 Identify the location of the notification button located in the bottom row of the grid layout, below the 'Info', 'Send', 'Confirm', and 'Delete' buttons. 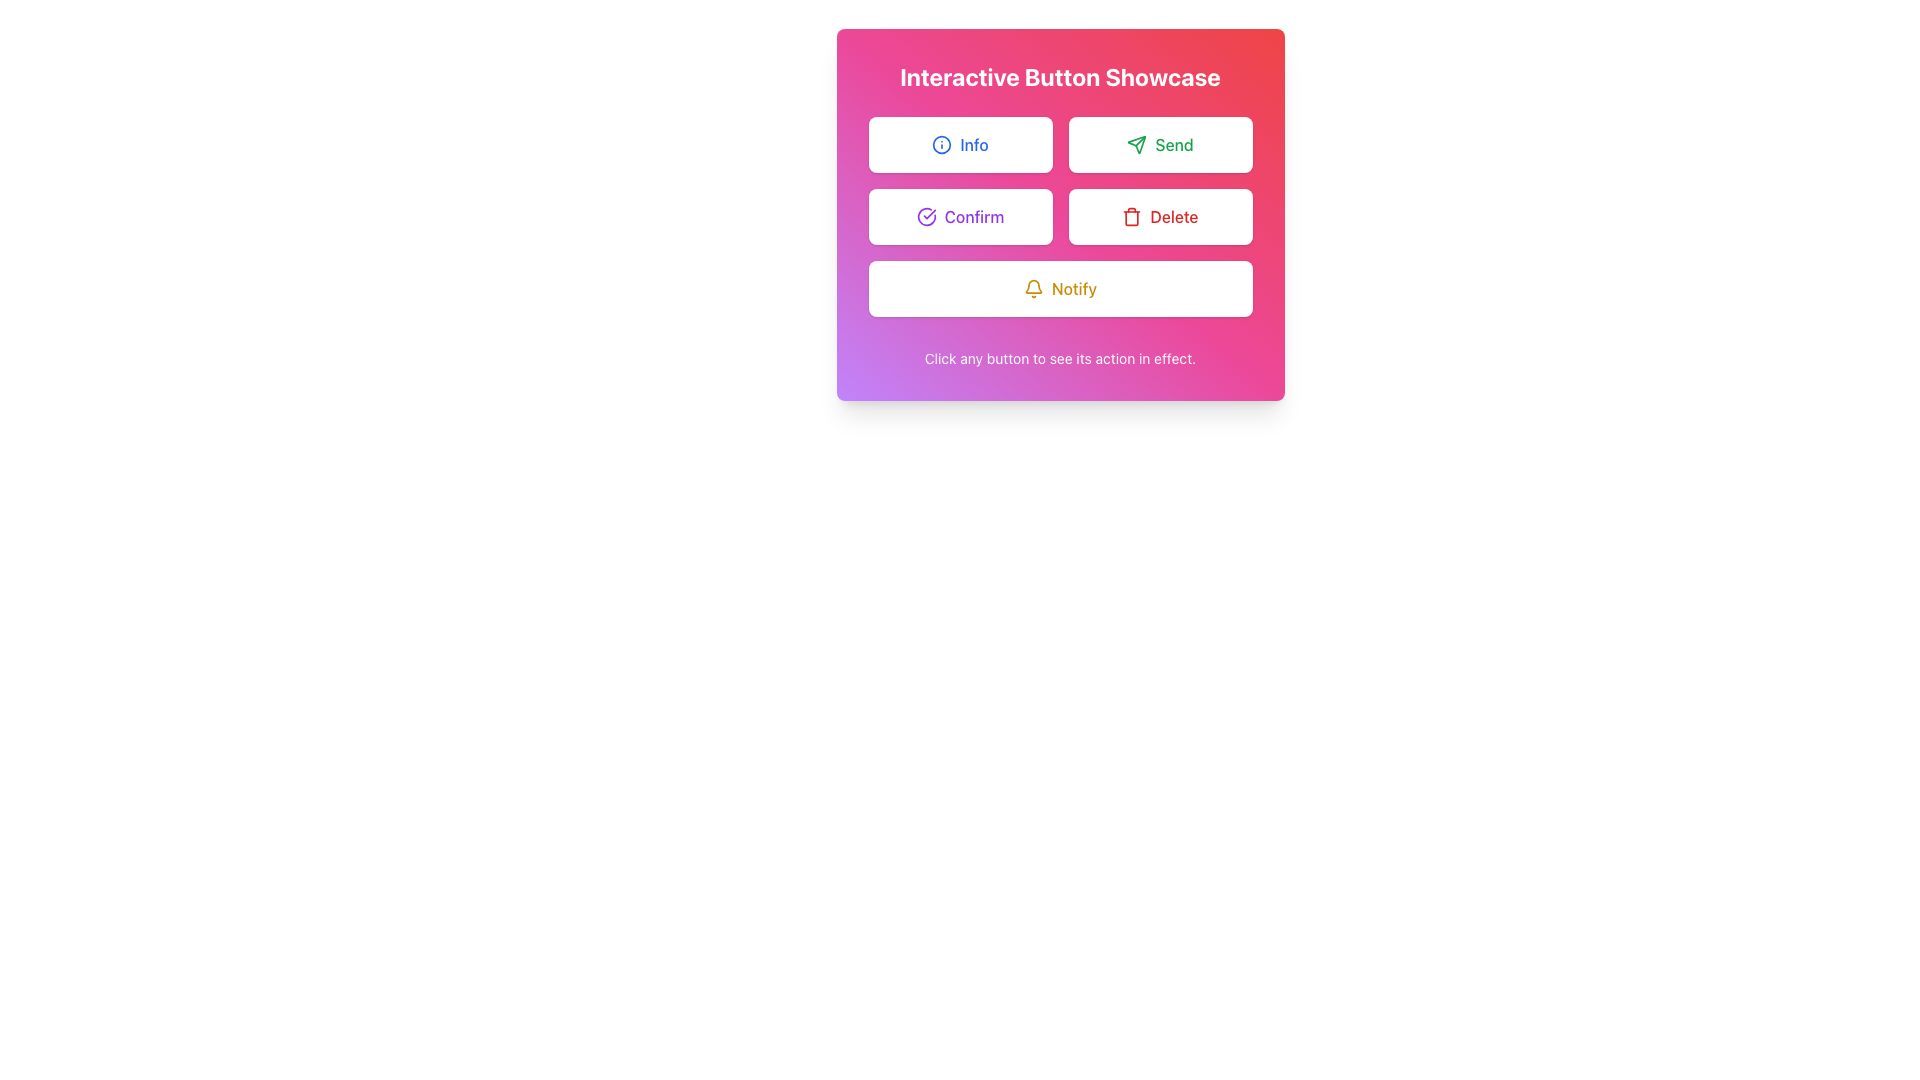
(1059, 289).